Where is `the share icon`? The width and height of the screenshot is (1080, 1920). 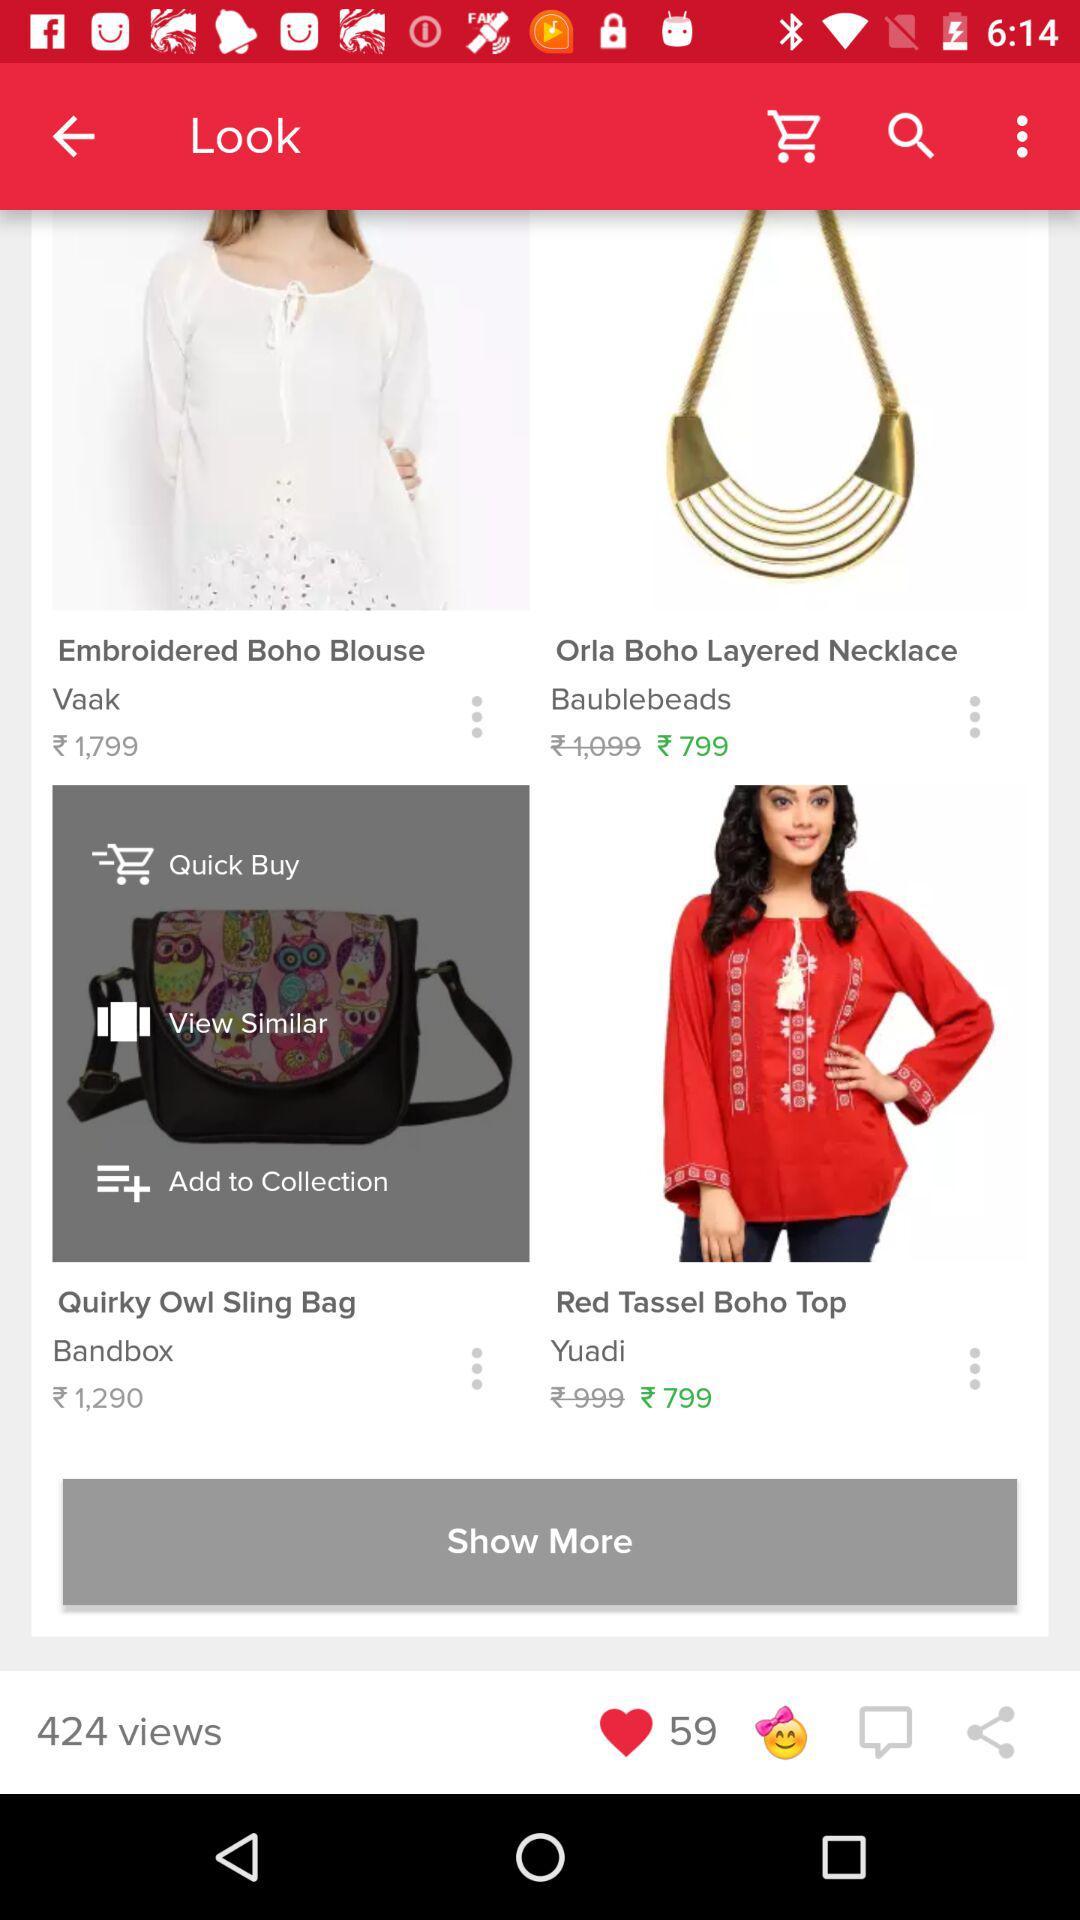 the share icon is located at coordinates (990, 1731).